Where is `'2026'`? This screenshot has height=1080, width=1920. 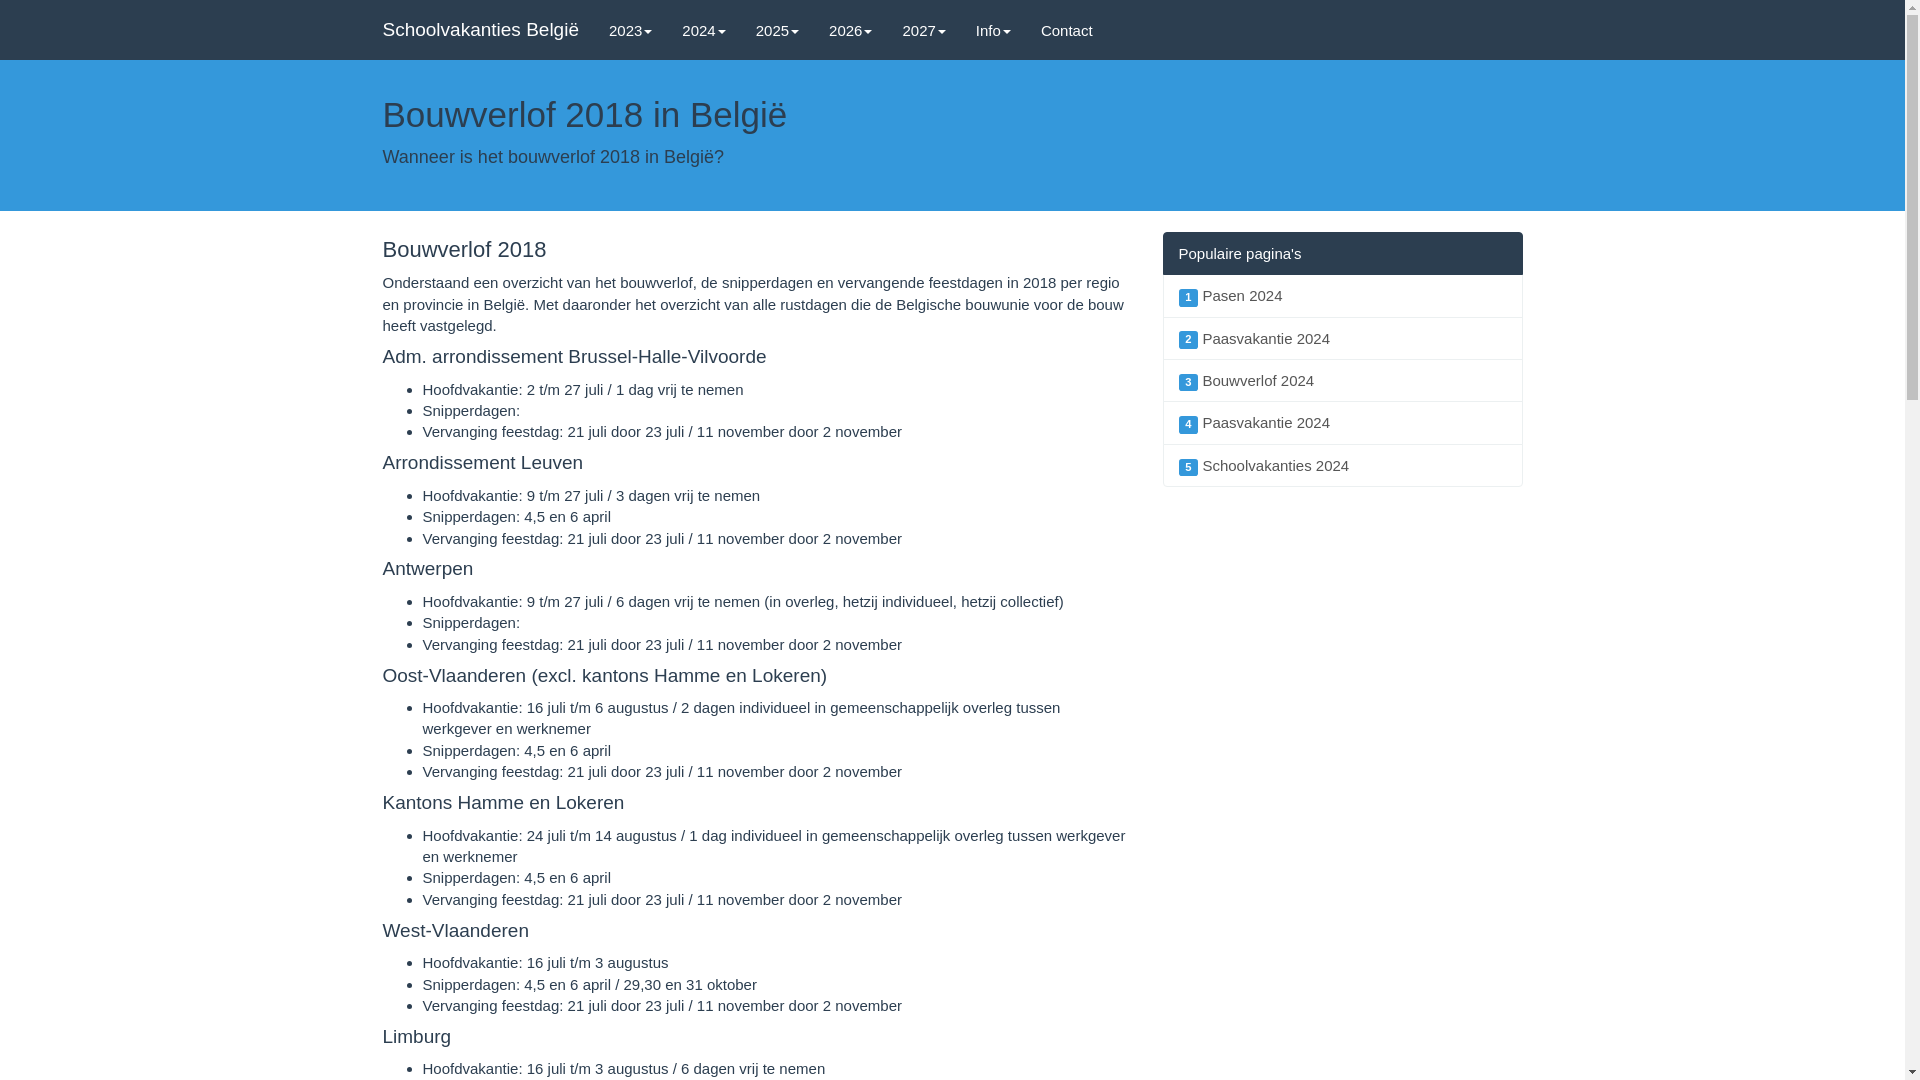 '2026' is located at coordinates (850, 30).